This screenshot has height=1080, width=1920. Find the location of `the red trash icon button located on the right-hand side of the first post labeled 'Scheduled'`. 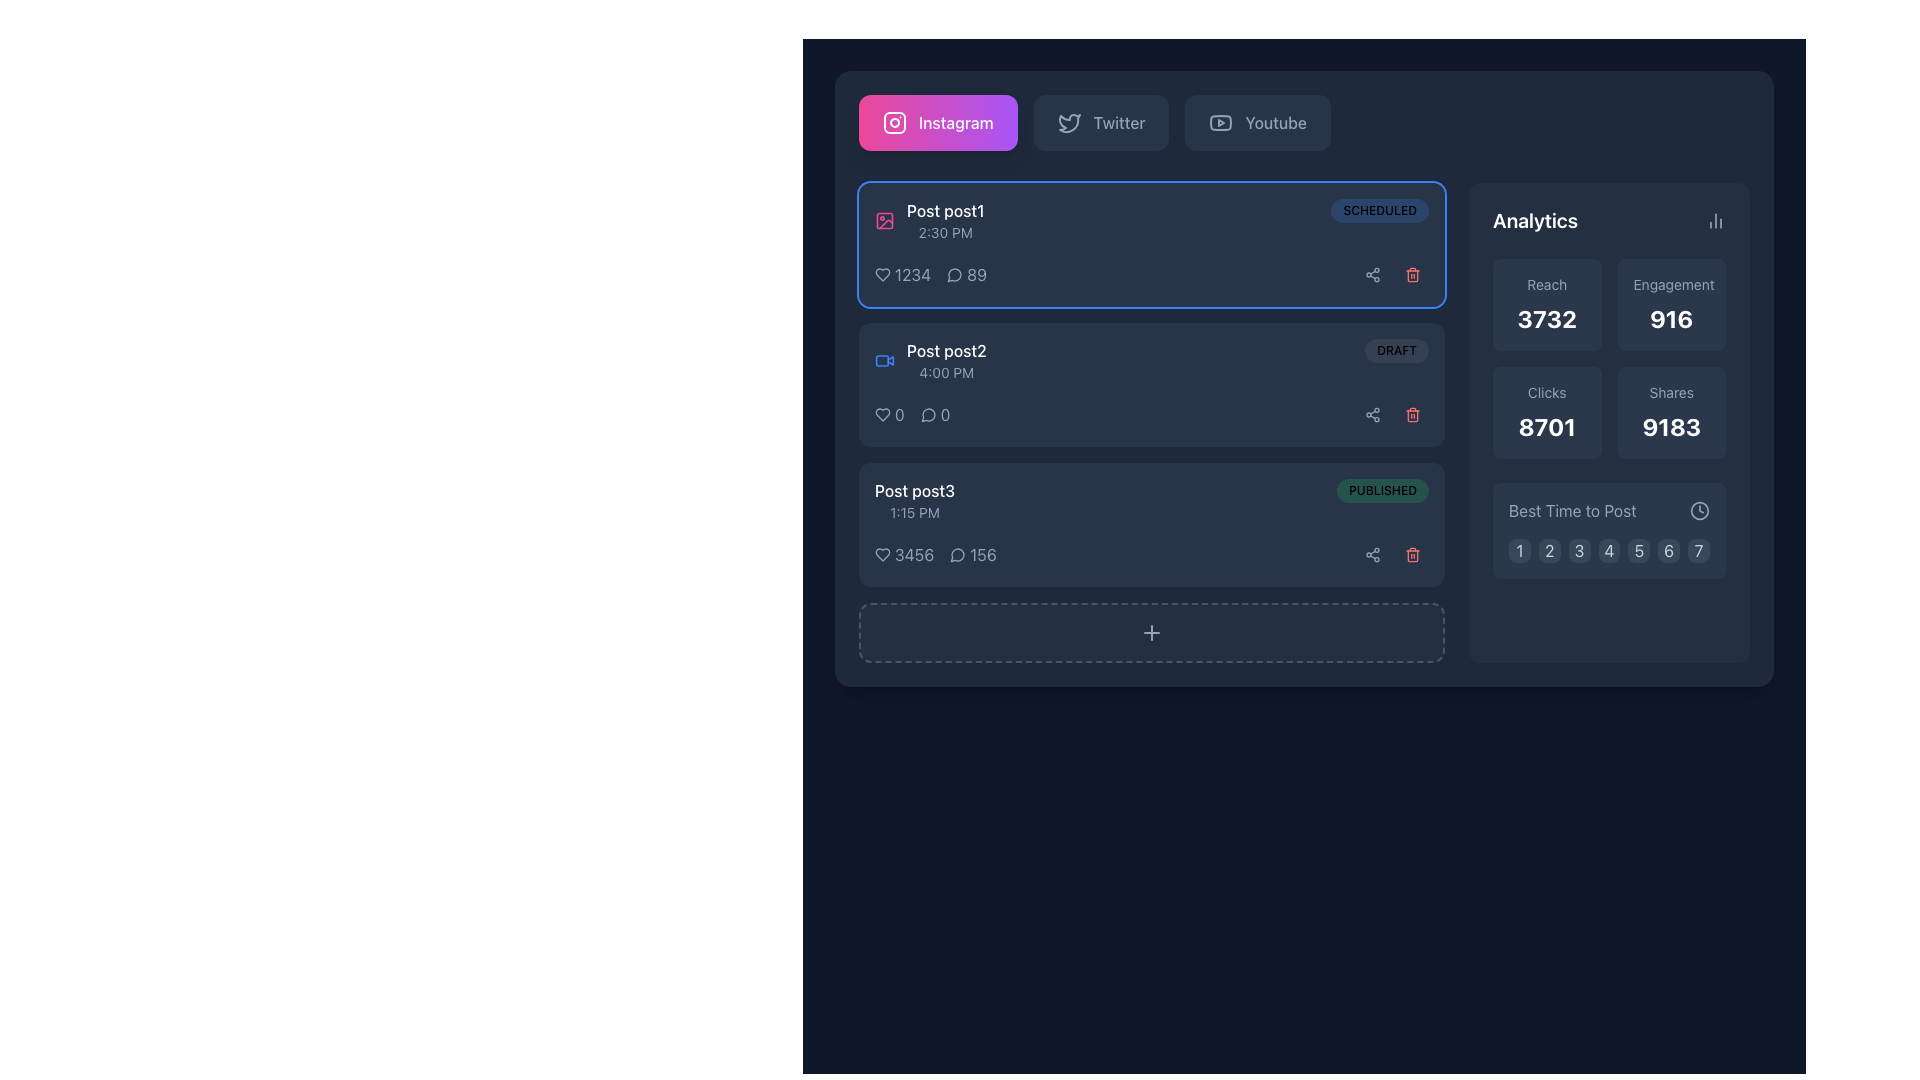

the red trash icon button located on the right-hand side of the first post labeled 'Scheduled' is located at coordinates (1411, 274).